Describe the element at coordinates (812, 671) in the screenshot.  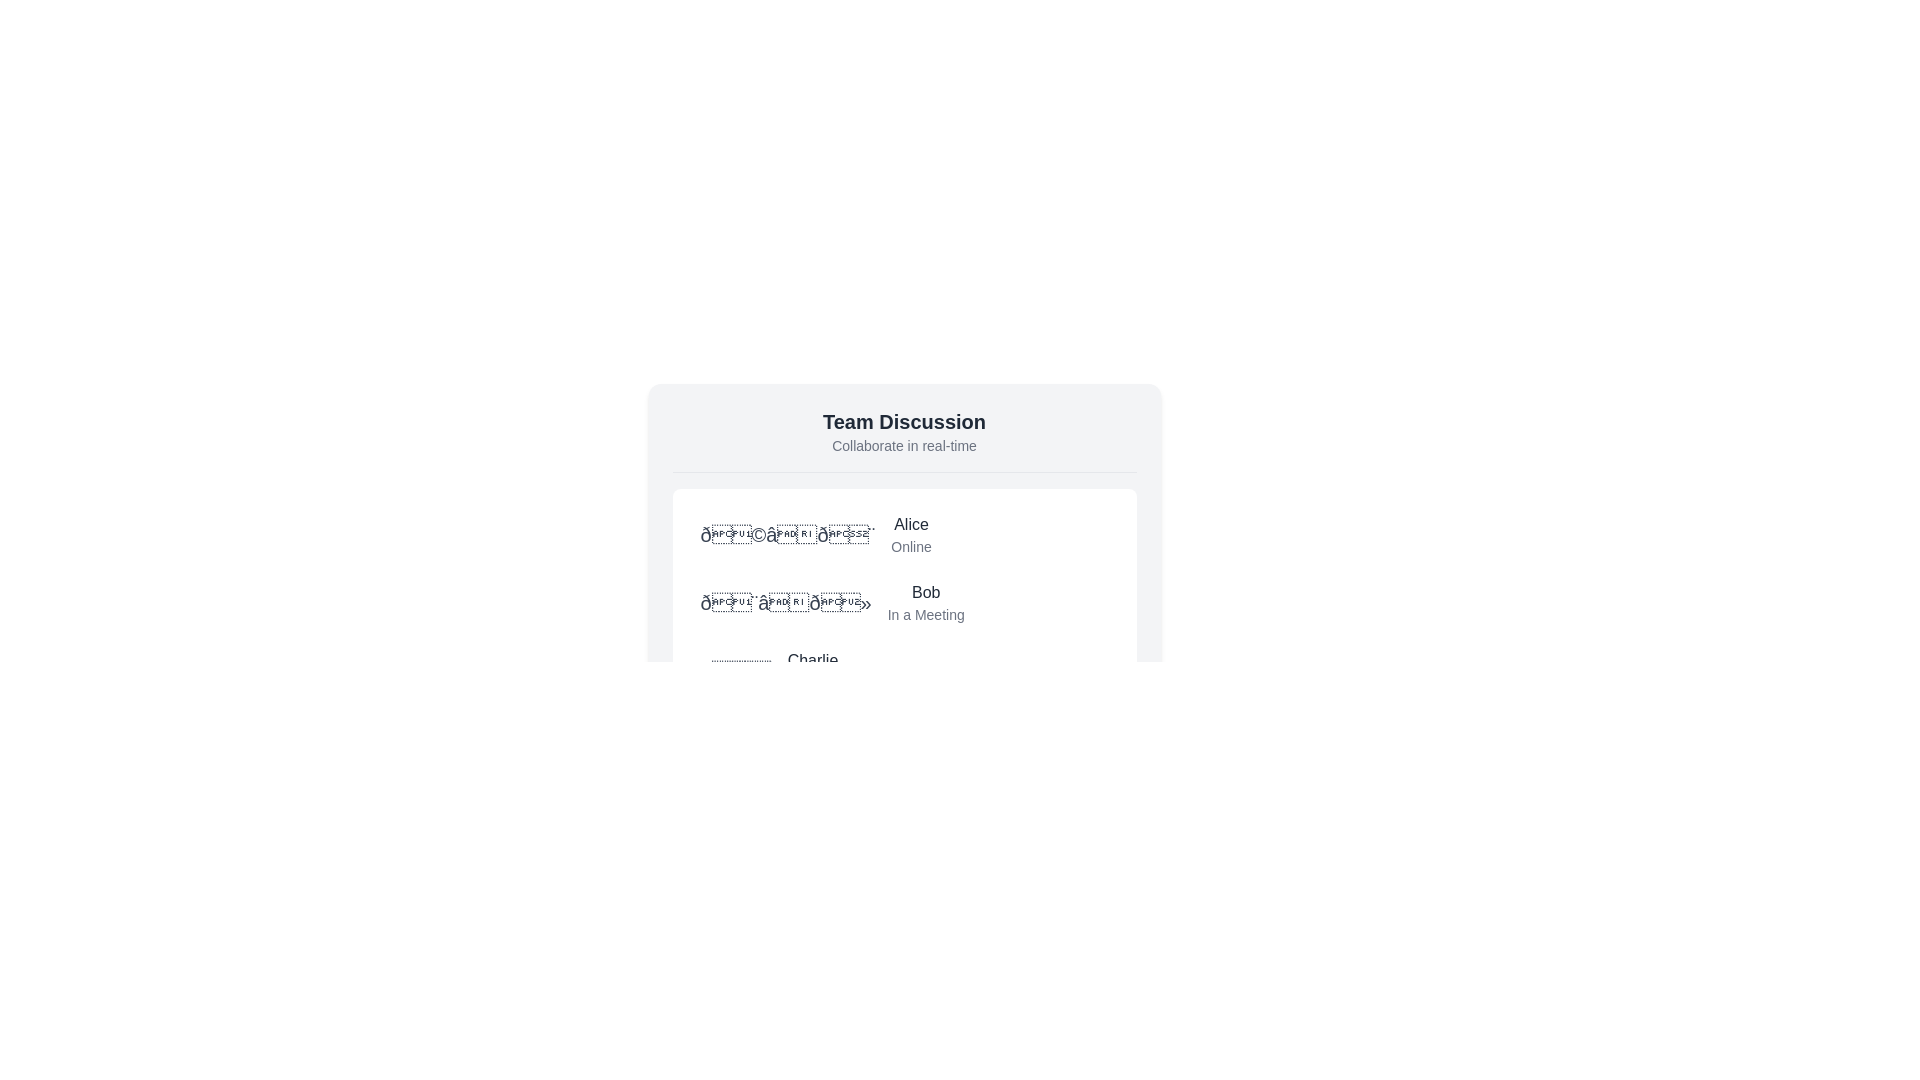
I see `the text display that shows the user's name and current status` at that location.